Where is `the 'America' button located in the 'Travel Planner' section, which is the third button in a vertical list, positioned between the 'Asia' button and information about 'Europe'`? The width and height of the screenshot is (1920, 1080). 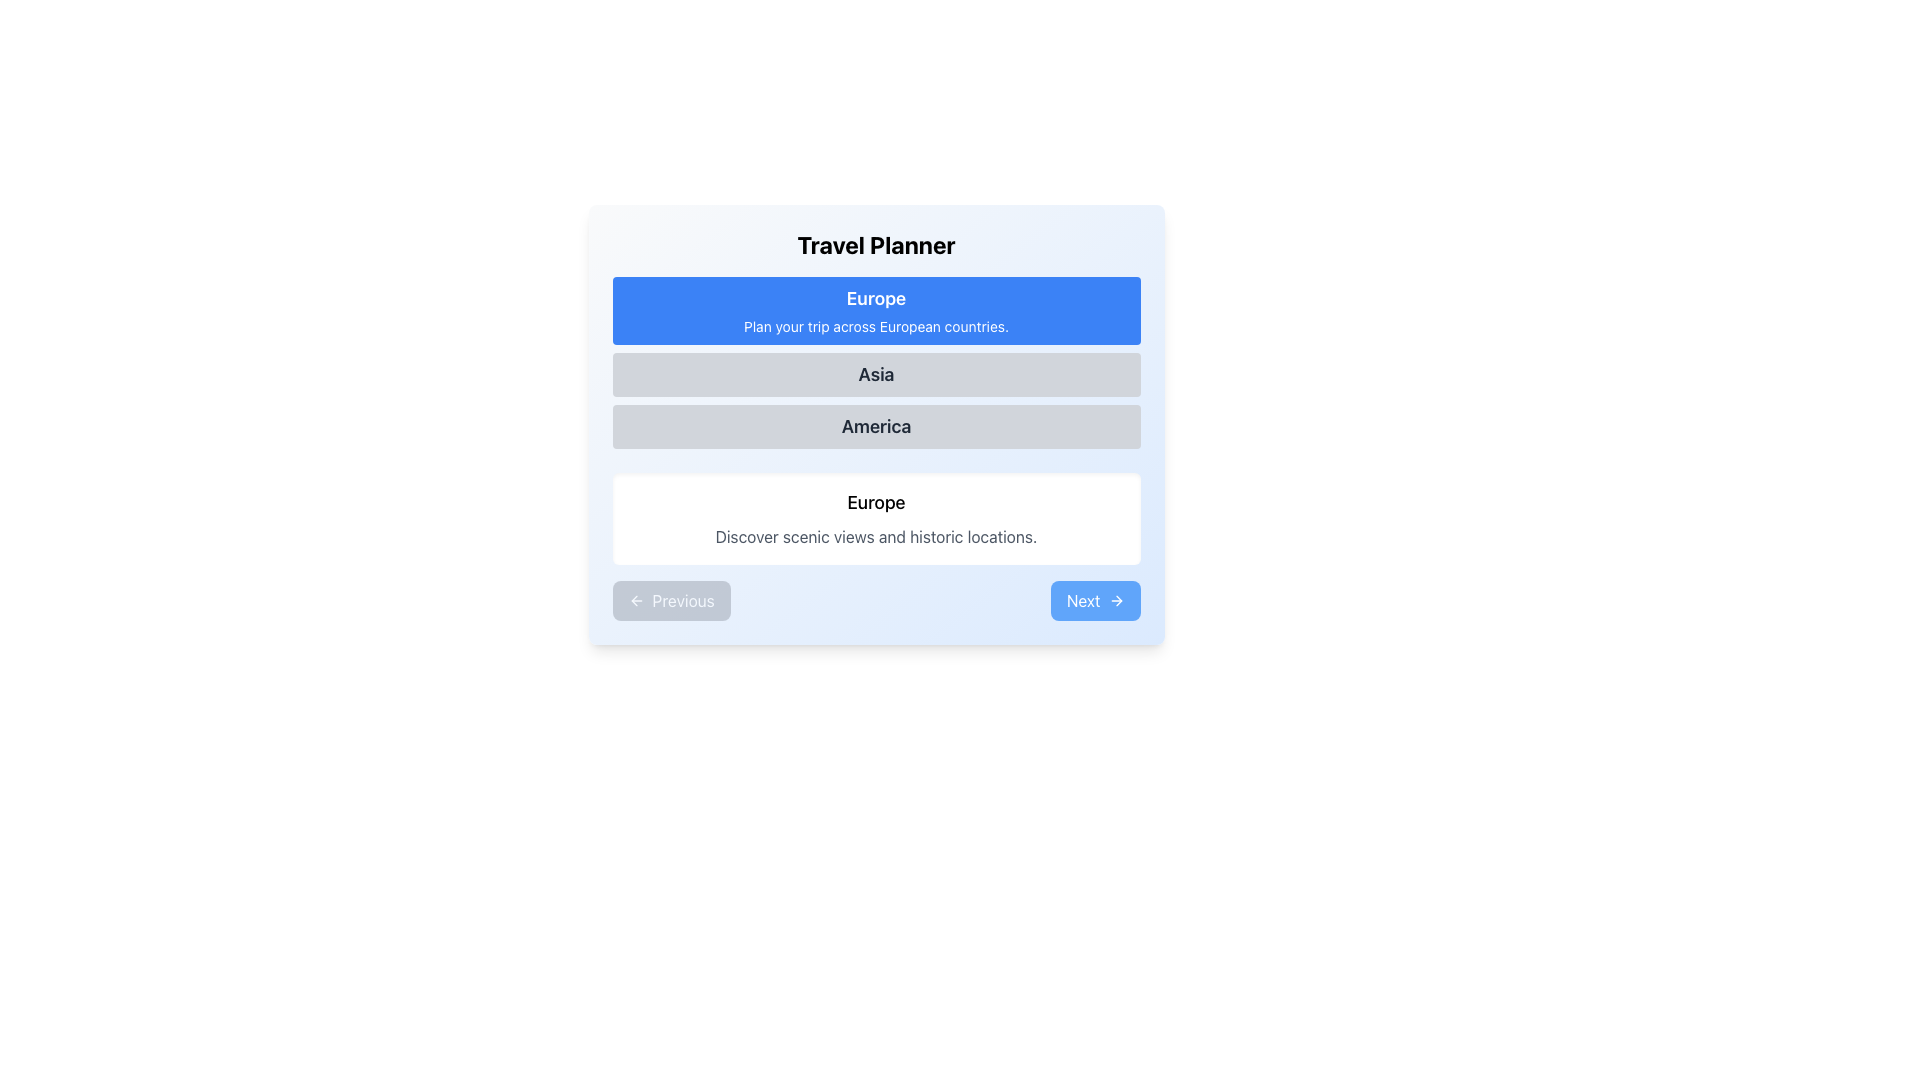 the 'America' button located in the 'Travel Planner' section, which is the third button in a vertical list, positioned between the 'Asia' button and information about 'Europe' is located at coordinates (876, 426).